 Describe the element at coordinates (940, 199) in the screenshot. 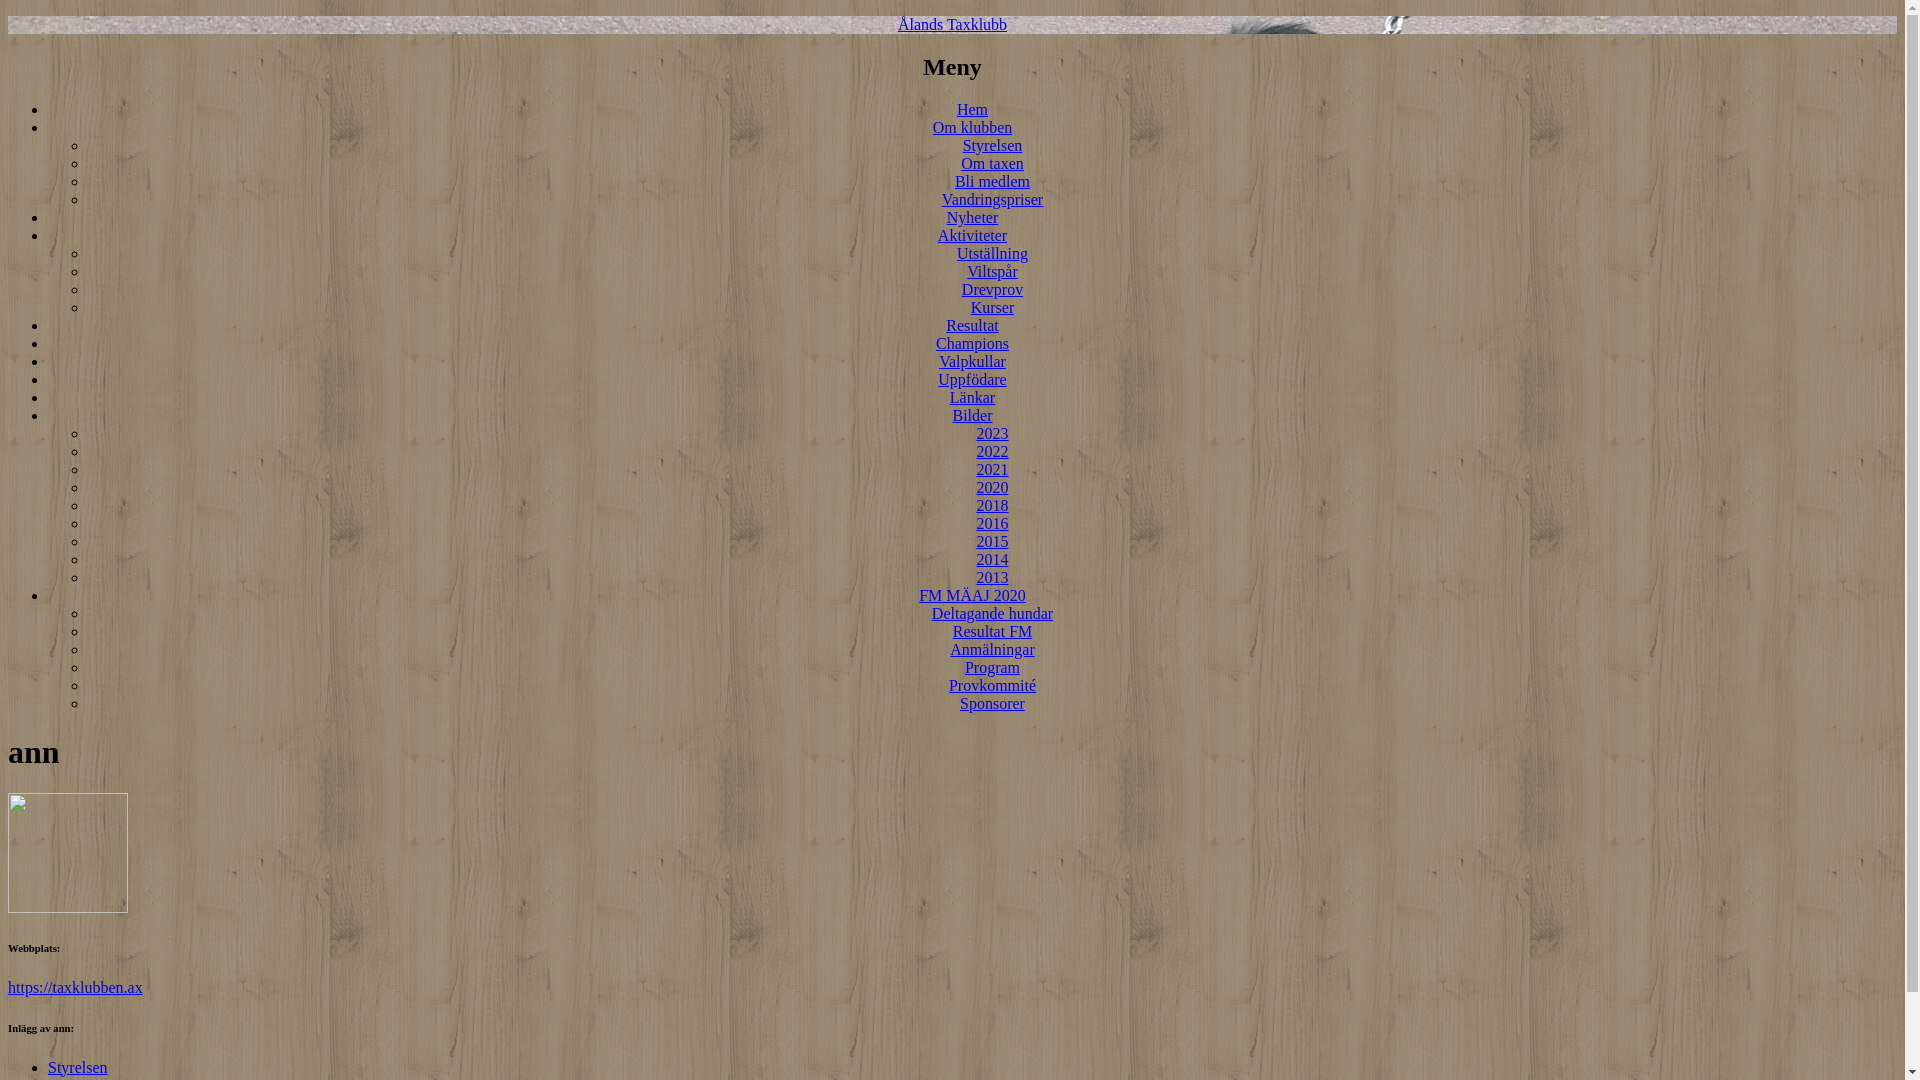

I see `'Vandringspriser'` at that location.